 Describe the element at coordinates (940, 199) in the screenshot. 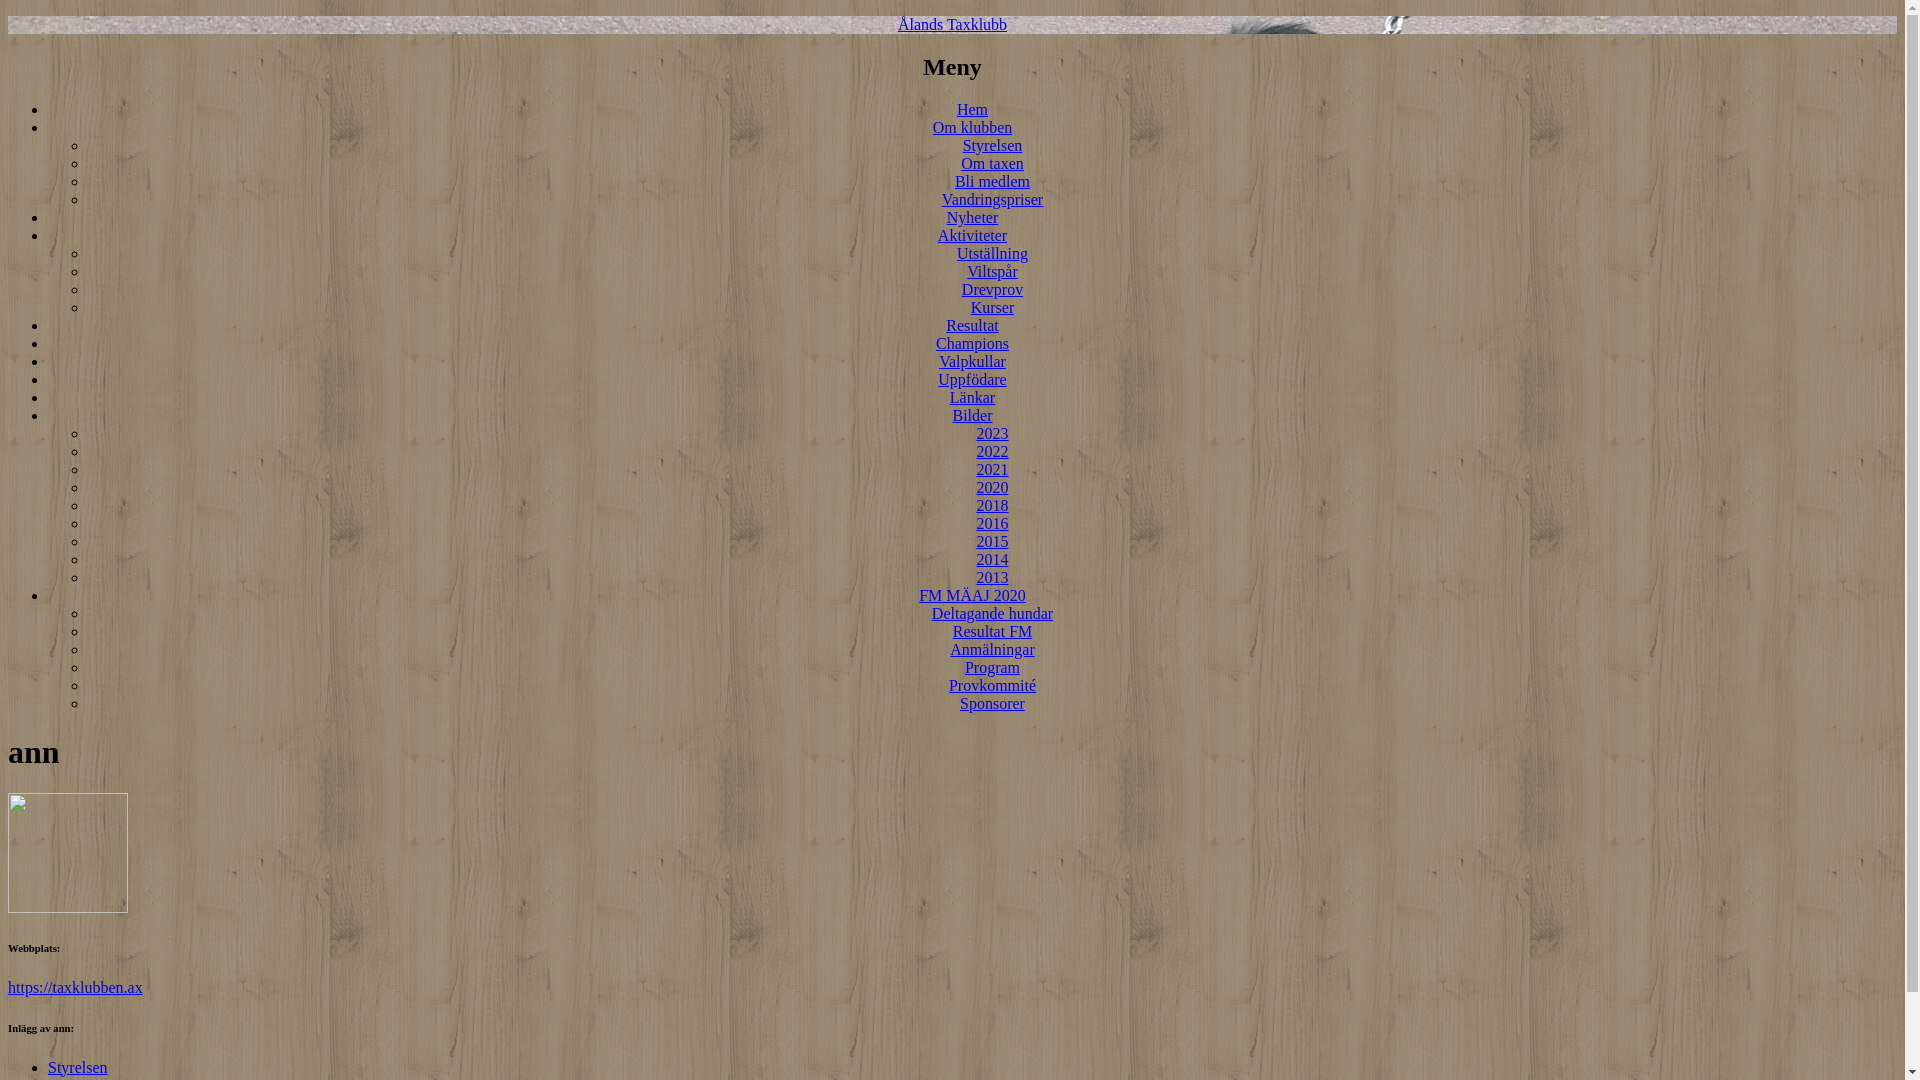

I see `'Vandringspriser'` at that location.